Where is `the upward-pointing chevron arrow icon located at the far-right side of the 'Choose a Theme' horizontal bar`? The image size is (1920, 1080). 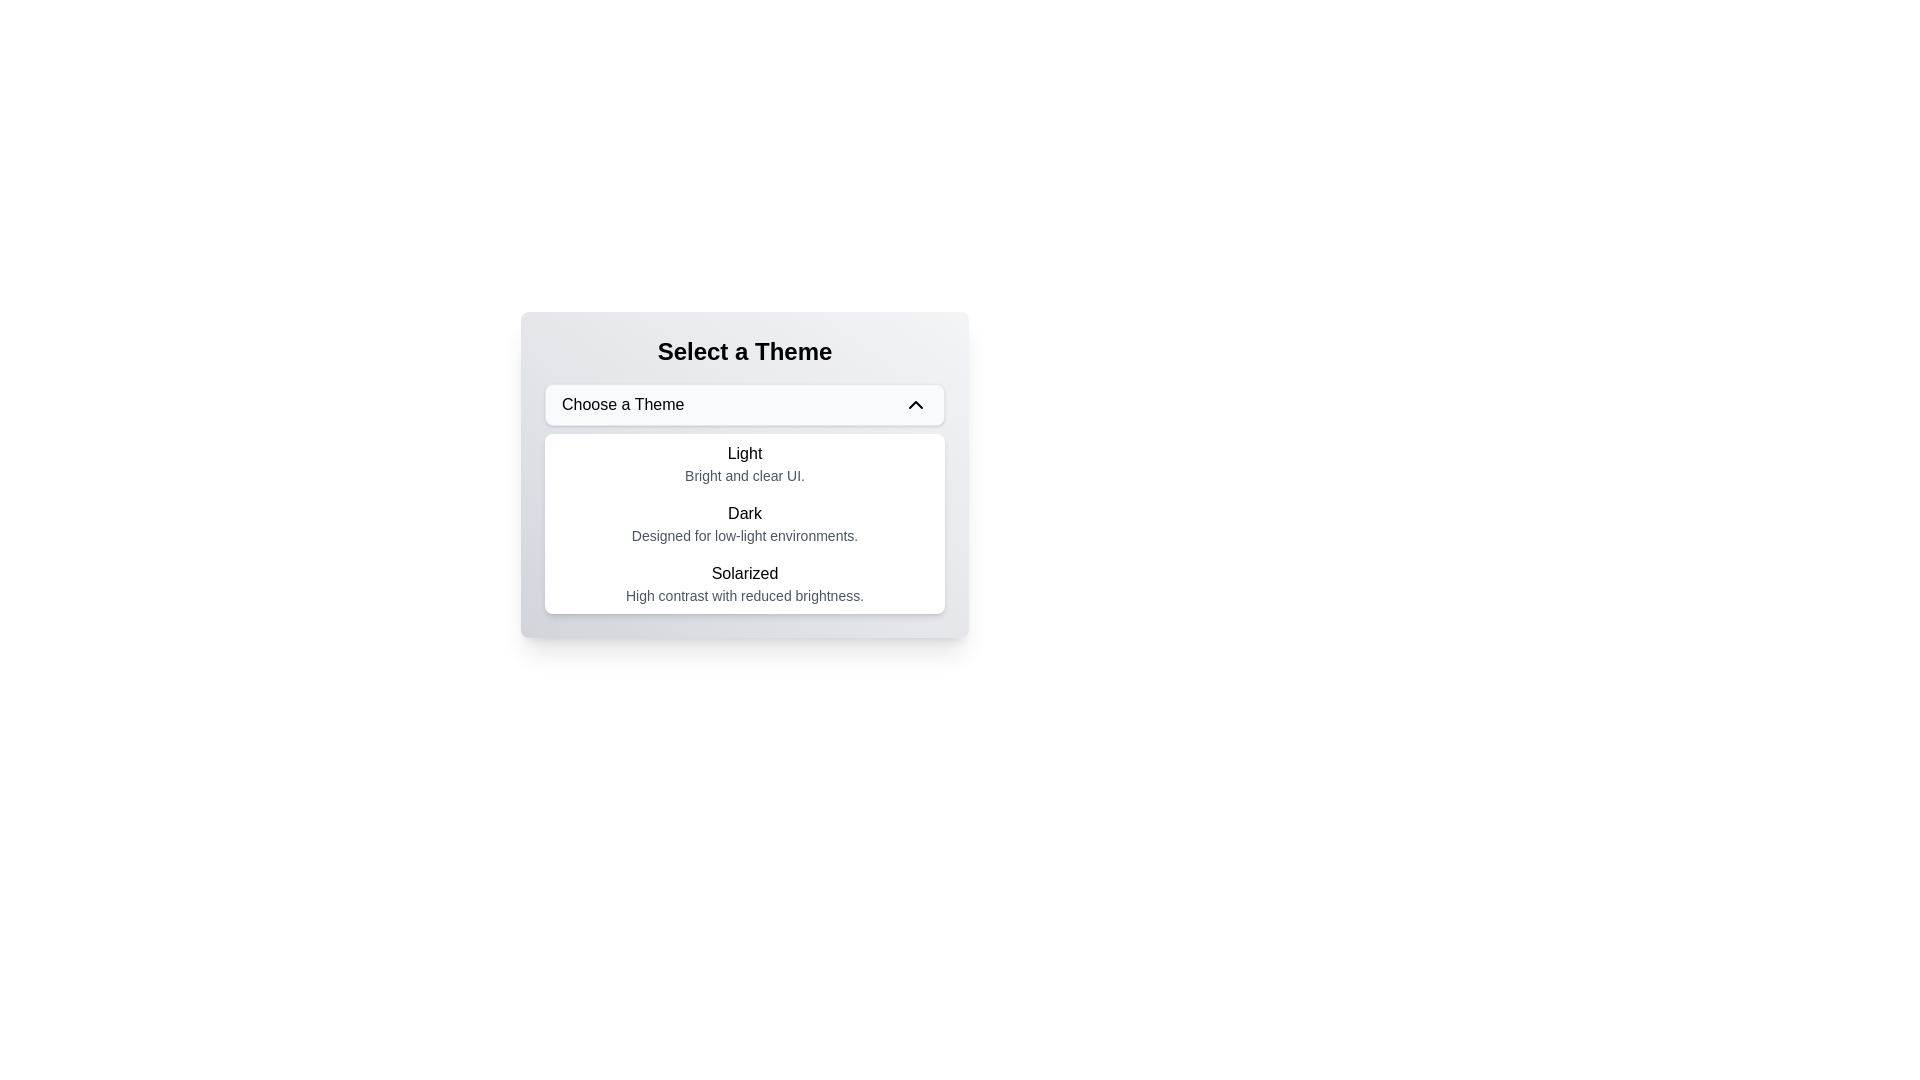 the upward-pointing chevron arrow icon located at the far-right side of the 'Choose a Theme' horizontal bar is located at coordinates (915, 405).